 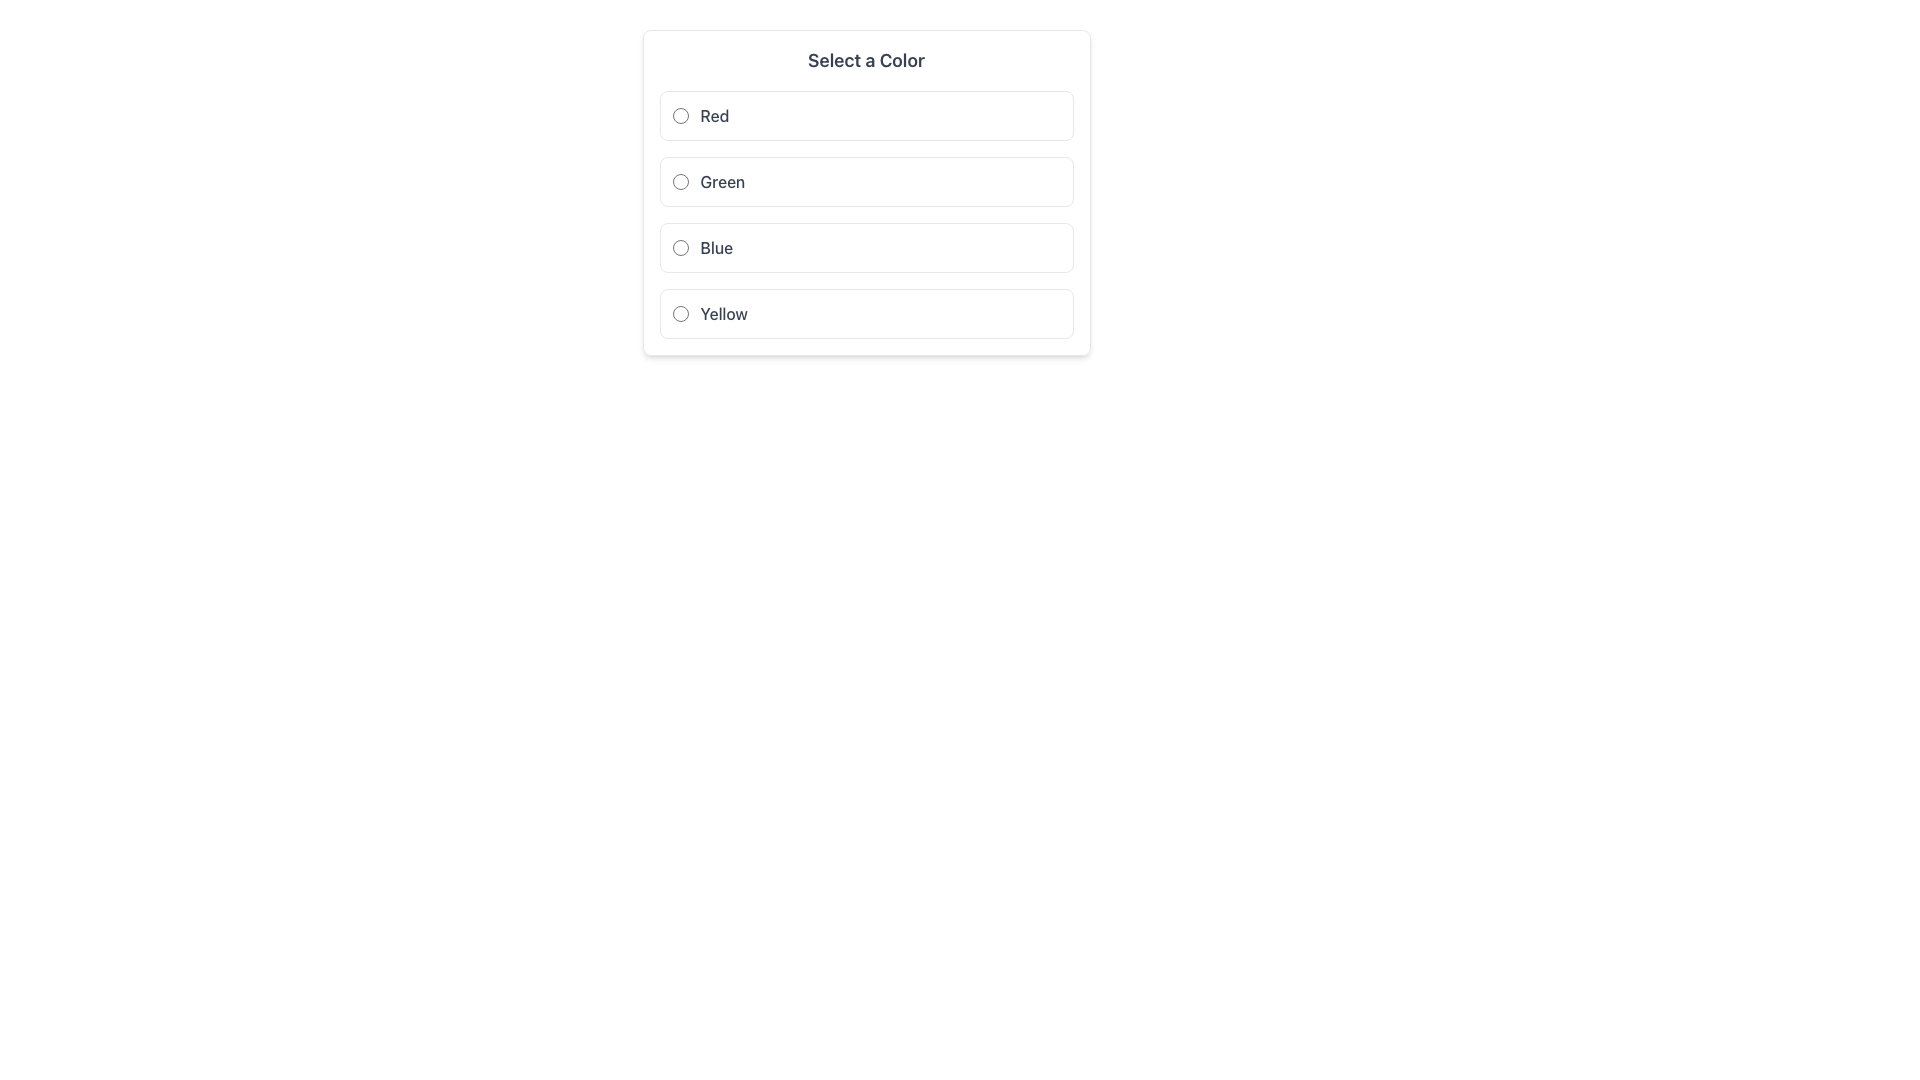 What do you see at coordinates (866, 192) in the screenshot?
I see `the radio button labeled 'Green'` at bounding box center [866, 192].